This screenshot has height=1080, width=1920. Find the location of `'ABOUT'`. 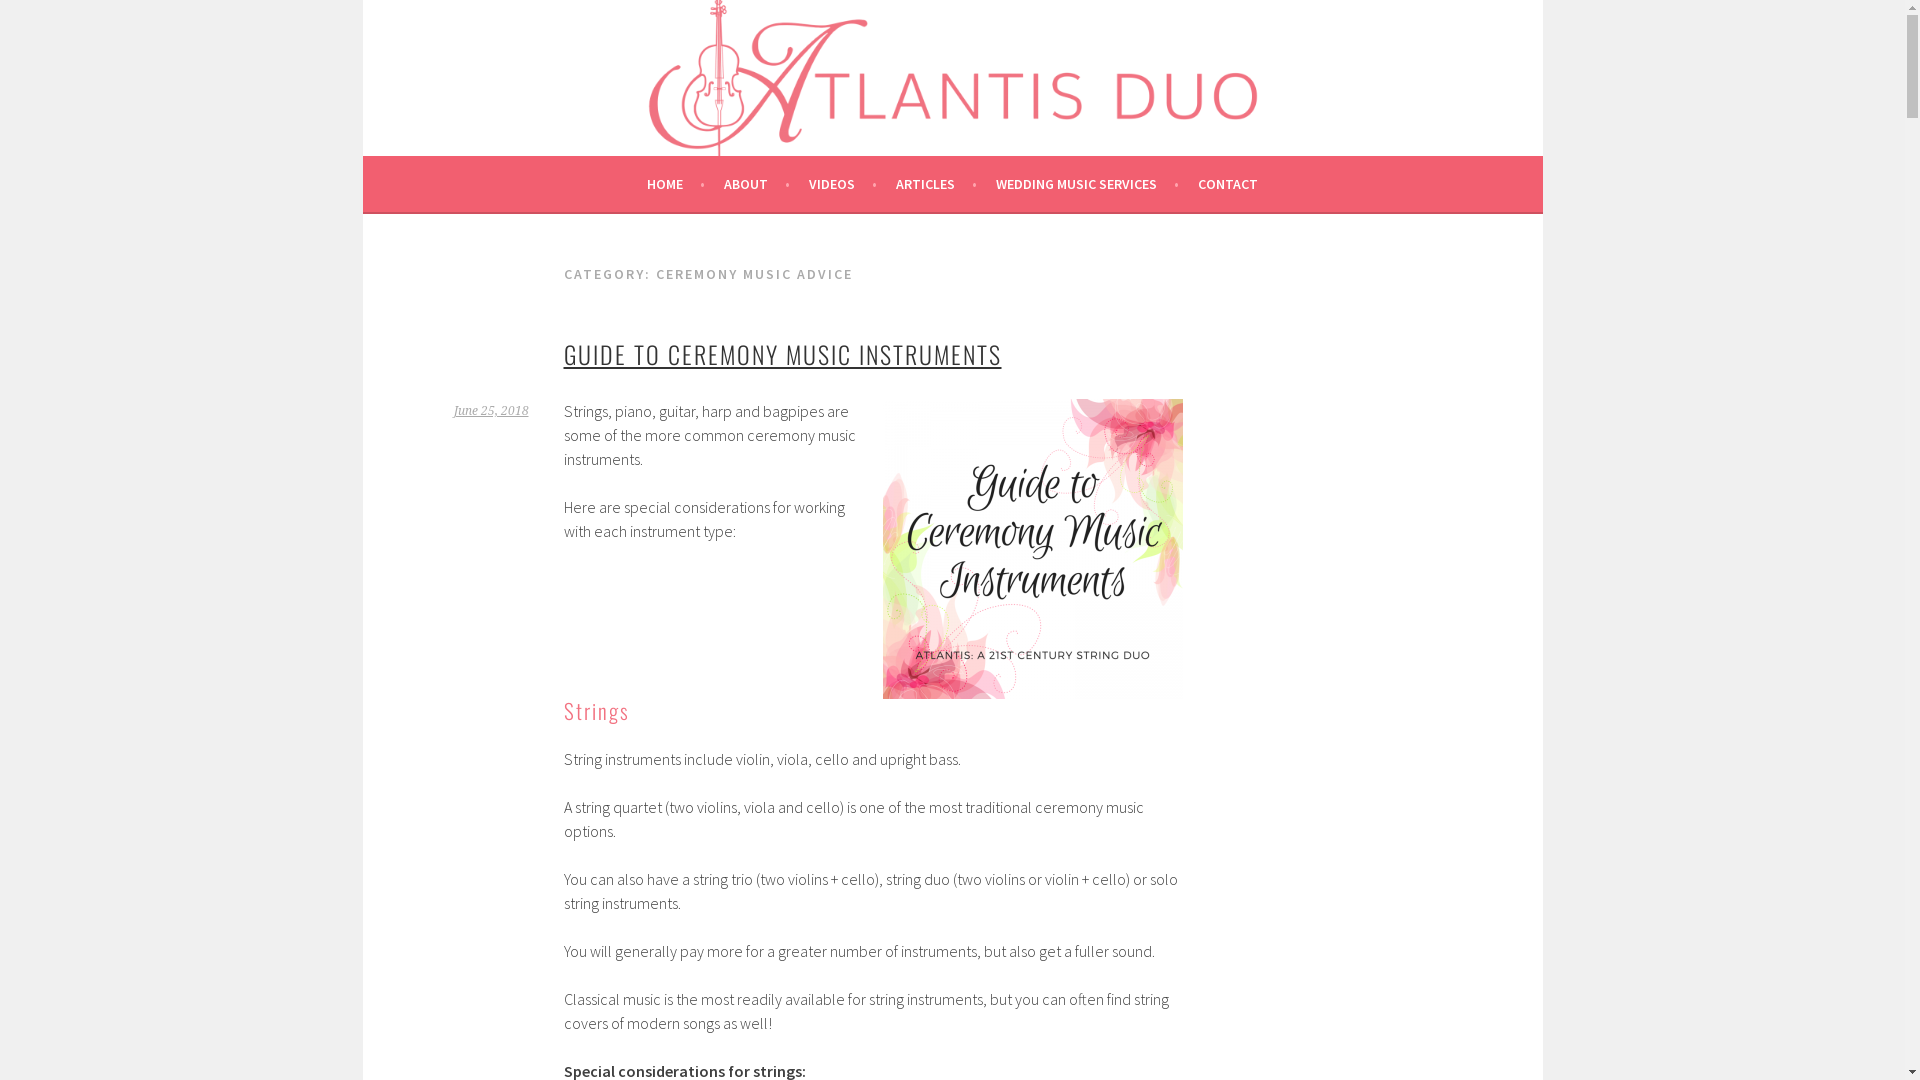

'ABOUT' is located at coordinates (723, 184).